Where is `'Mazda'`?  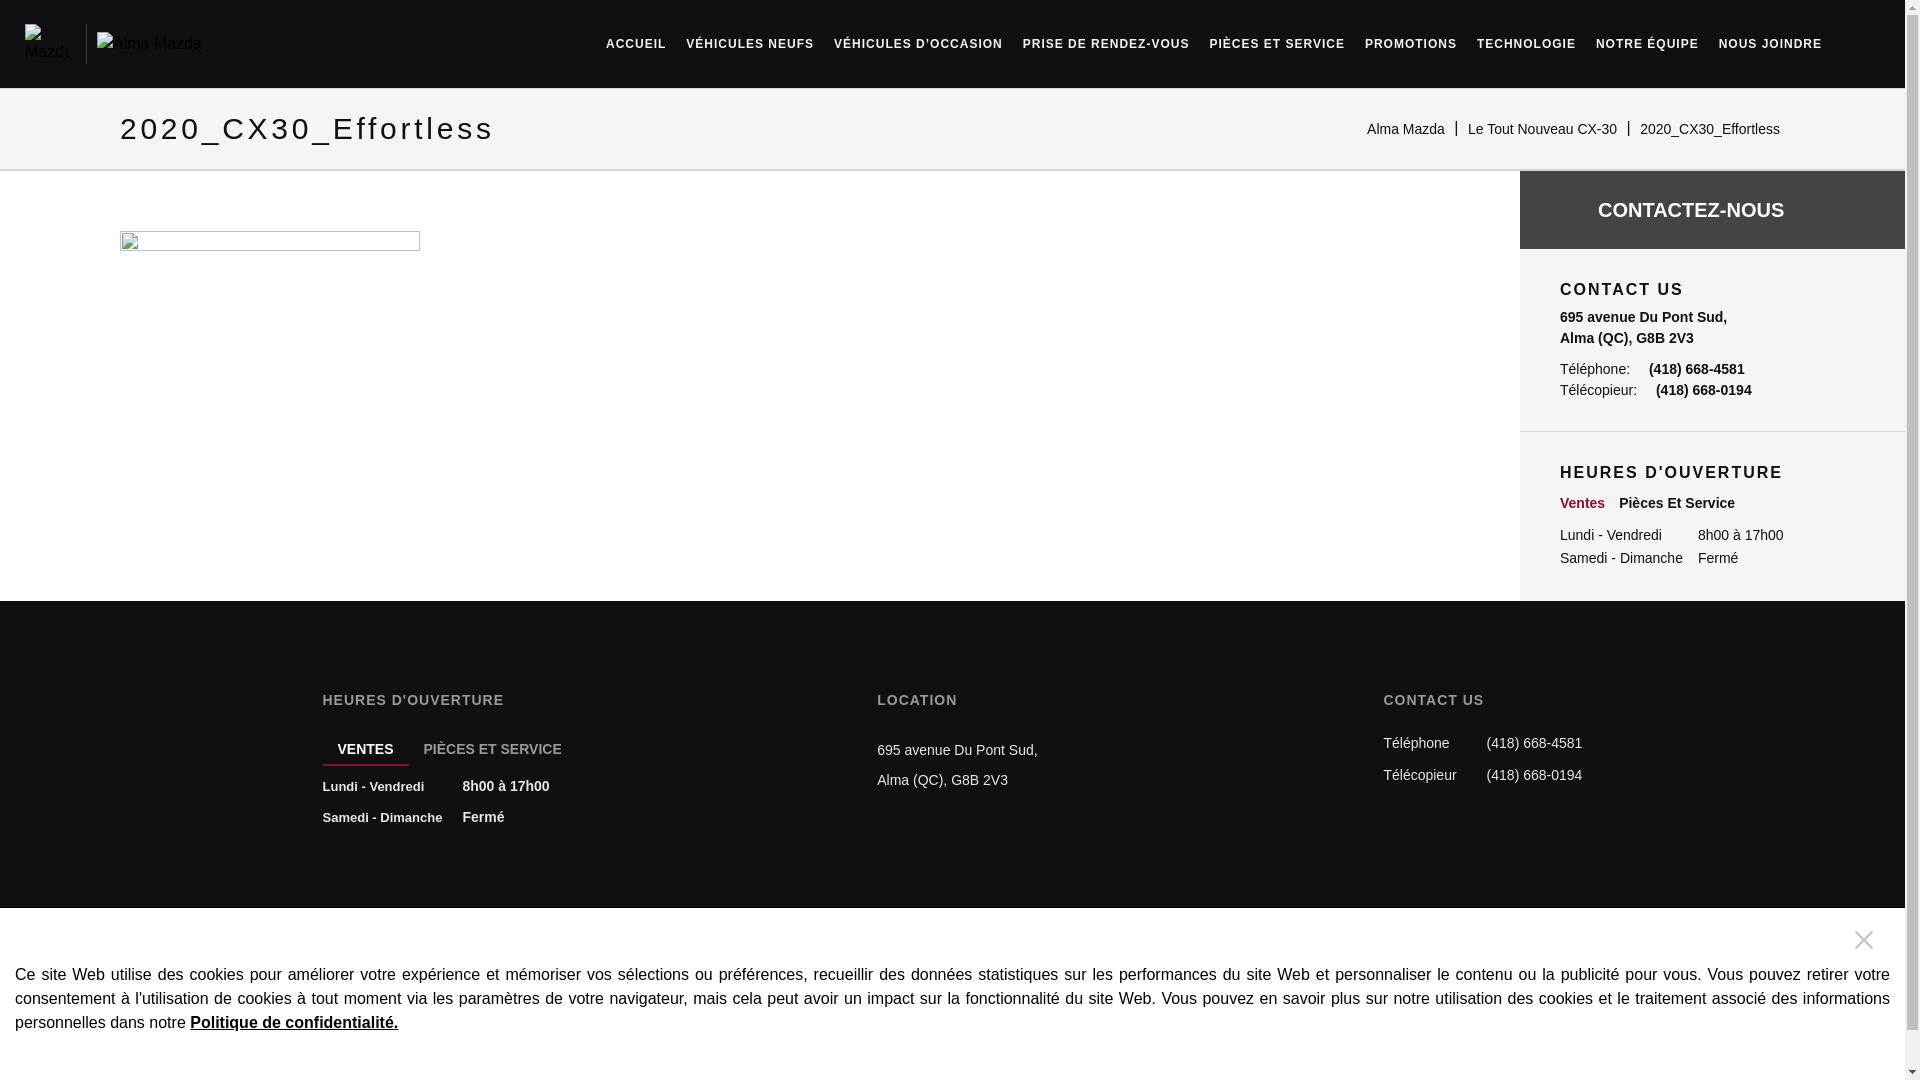
'Mazda' is located at coordinates (47, 43).